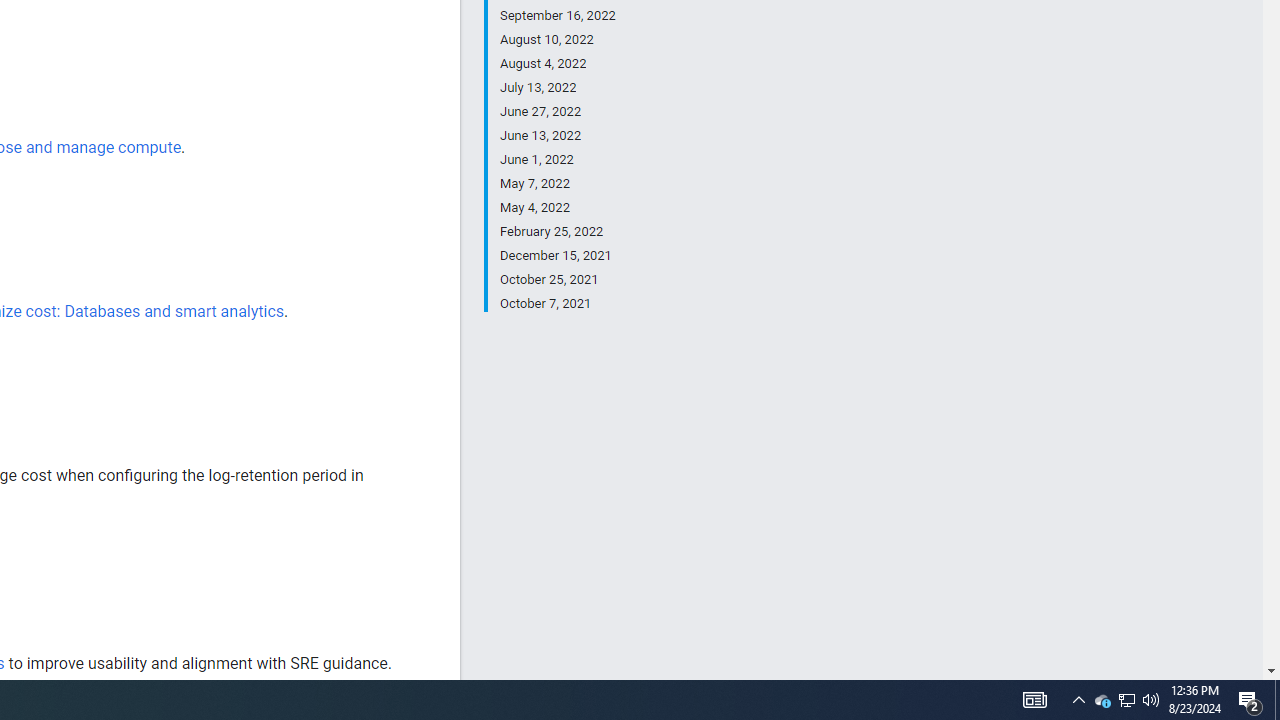 The height and width of the screenshot is (720, 1280). I want to click on 'February 25, 2022', so click(557, 231).